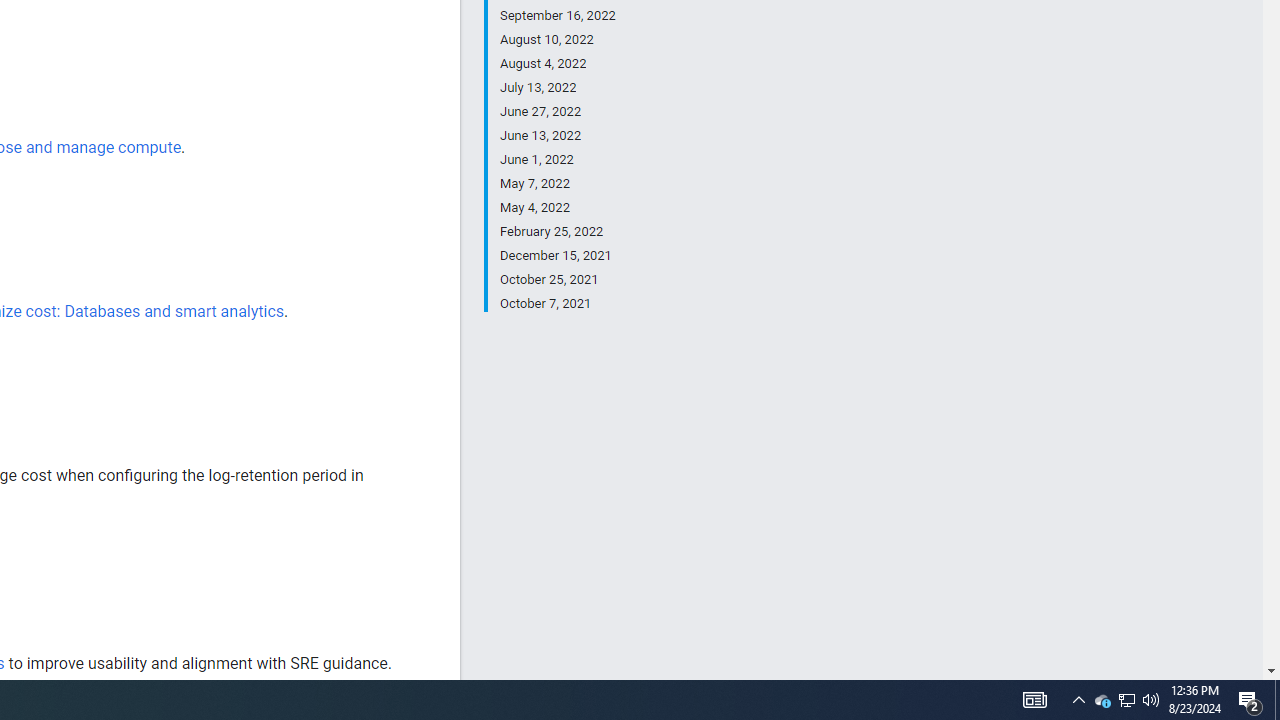 The height and width of the screenshot is (720, 1280). I want to click on 'February 25, 2022', so click(557, 231).